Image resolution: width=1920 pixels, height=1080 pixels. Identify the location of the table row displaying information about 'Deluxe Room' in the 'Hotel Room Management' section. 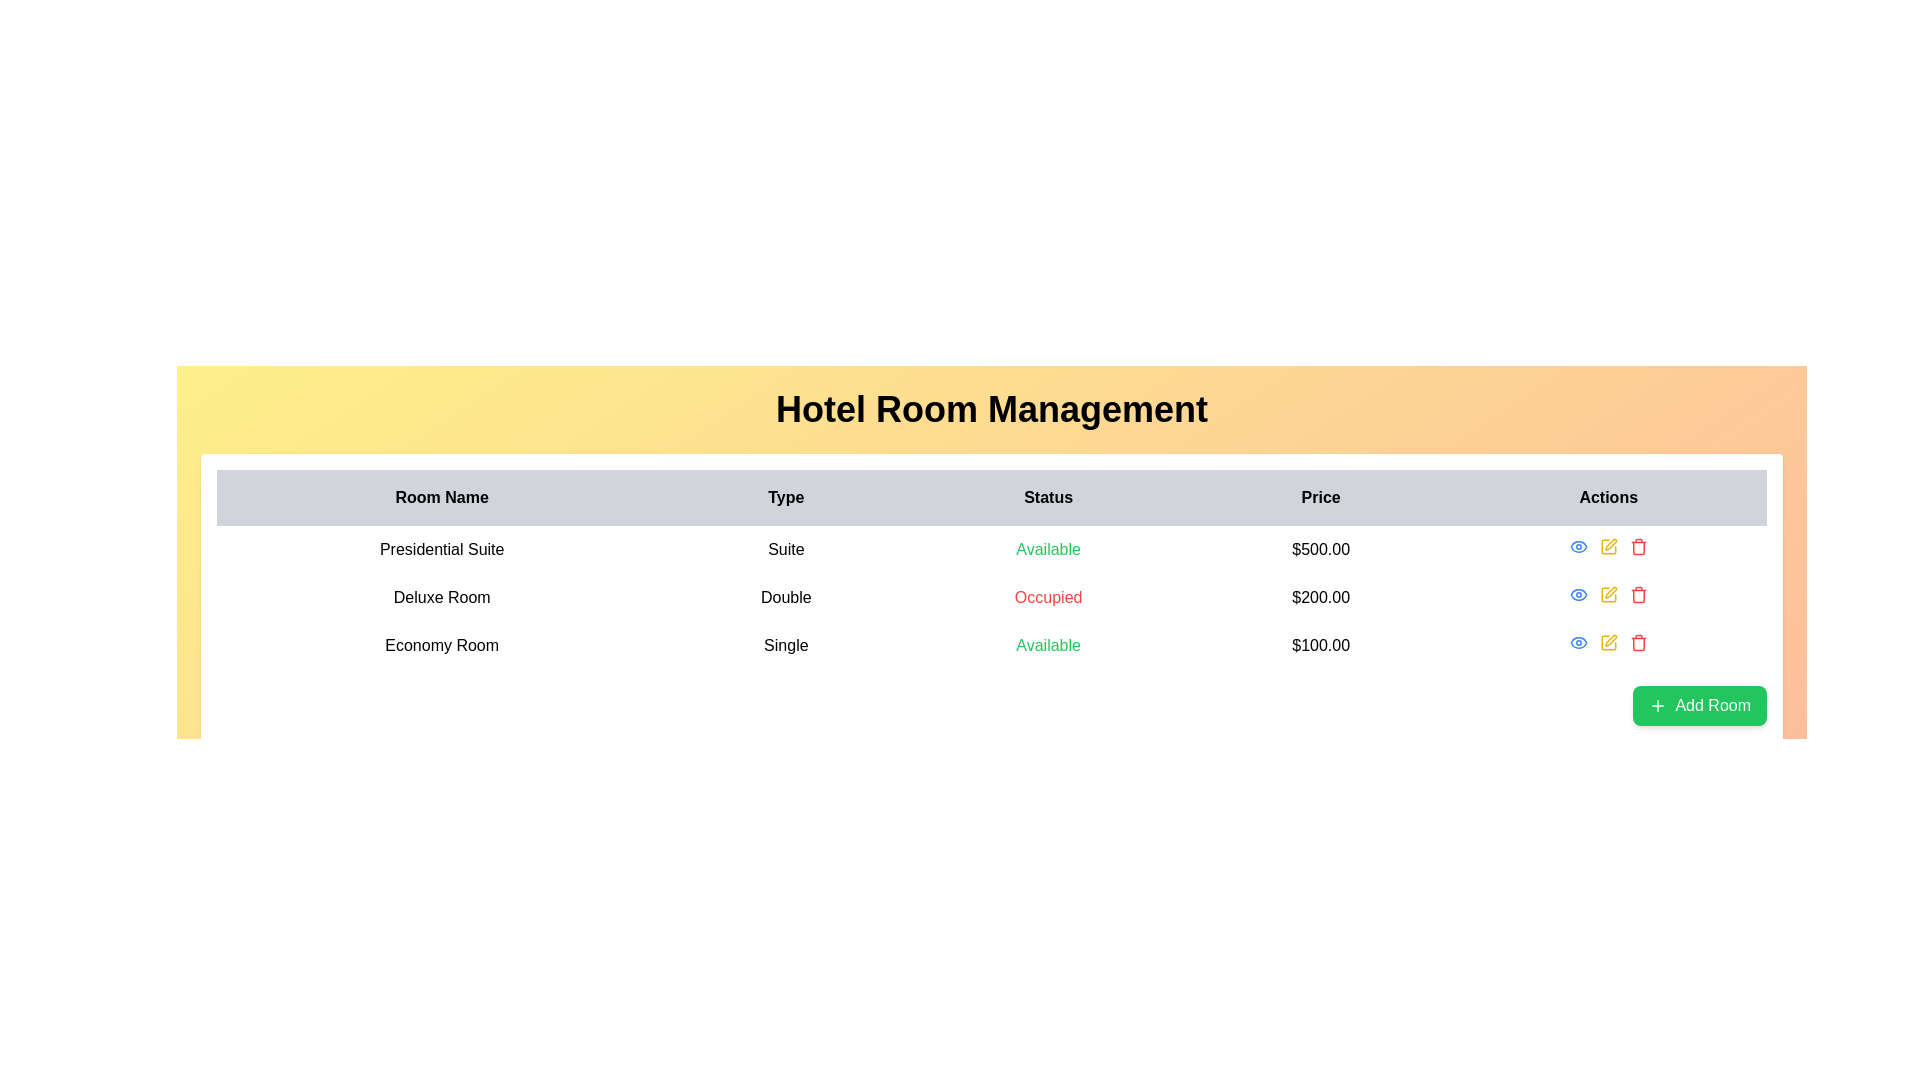
(992, 596).